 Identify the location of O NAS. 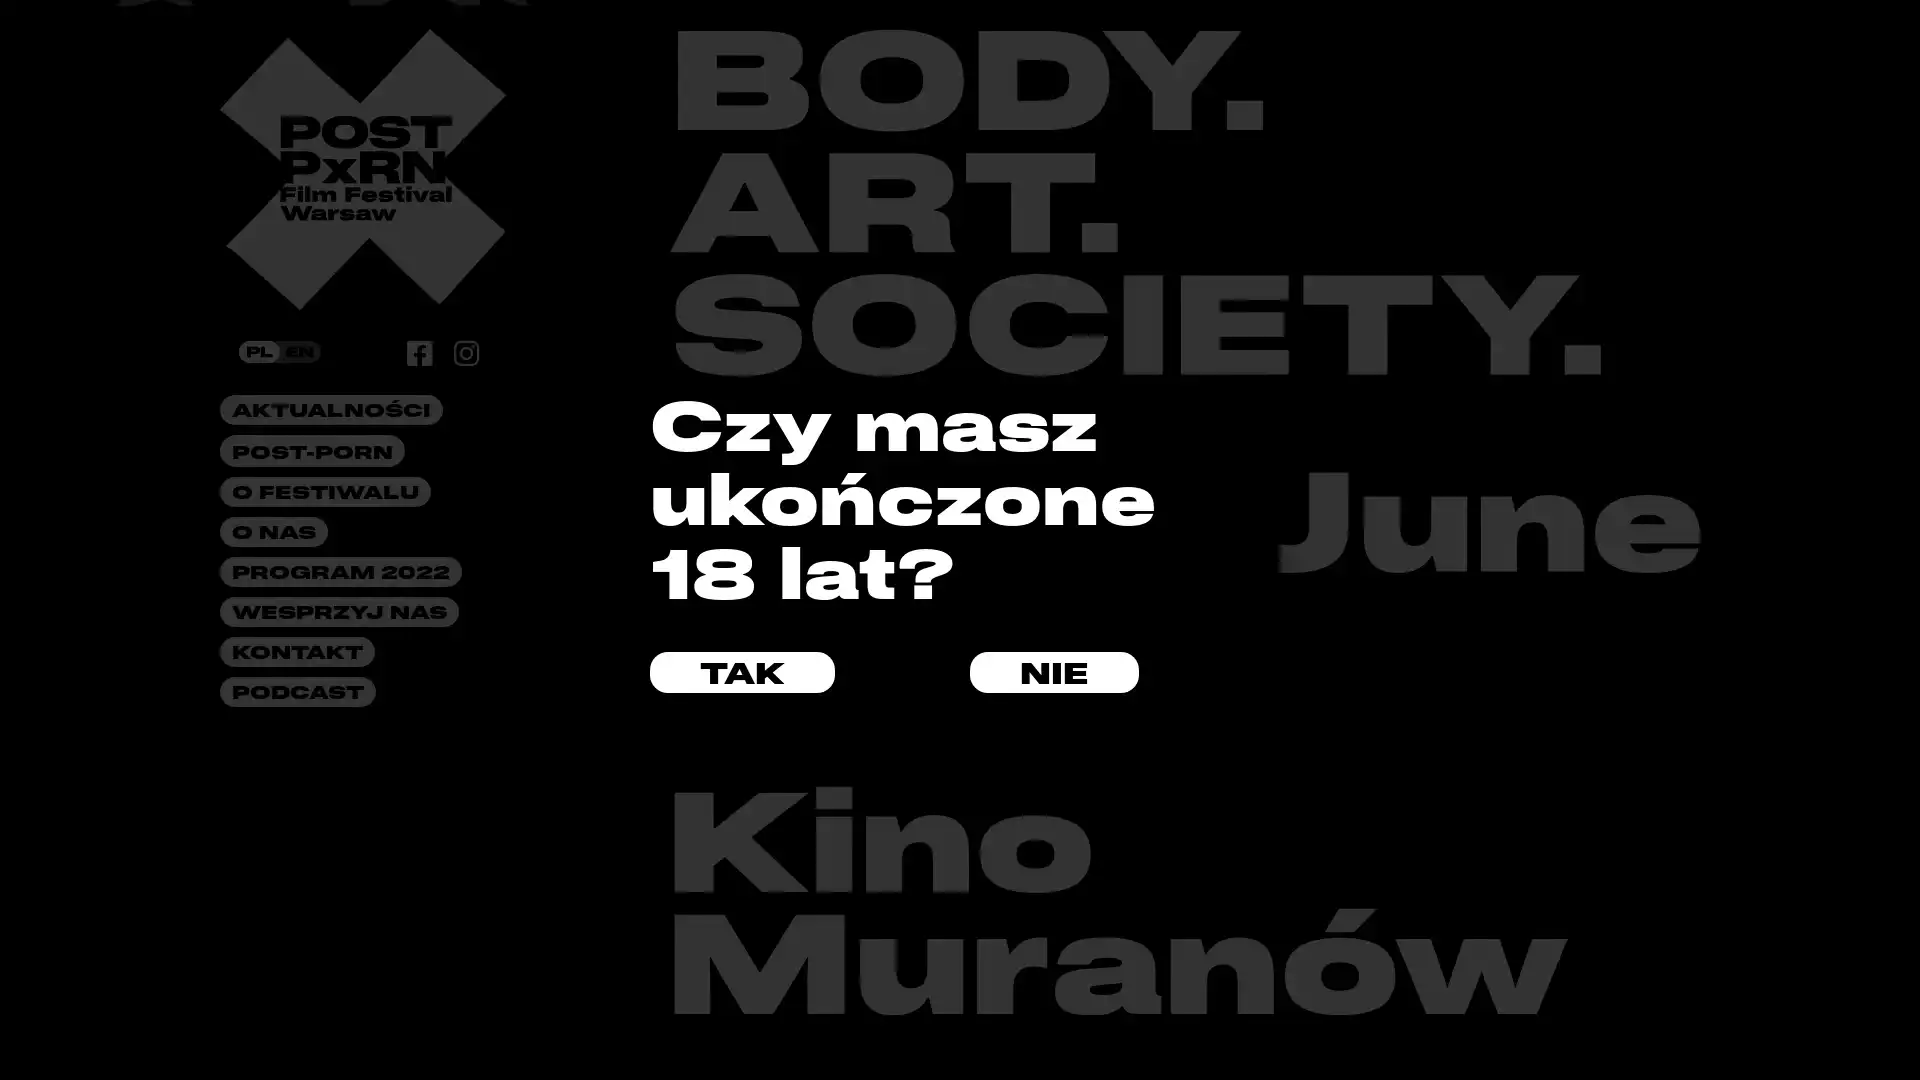
(272, 531).